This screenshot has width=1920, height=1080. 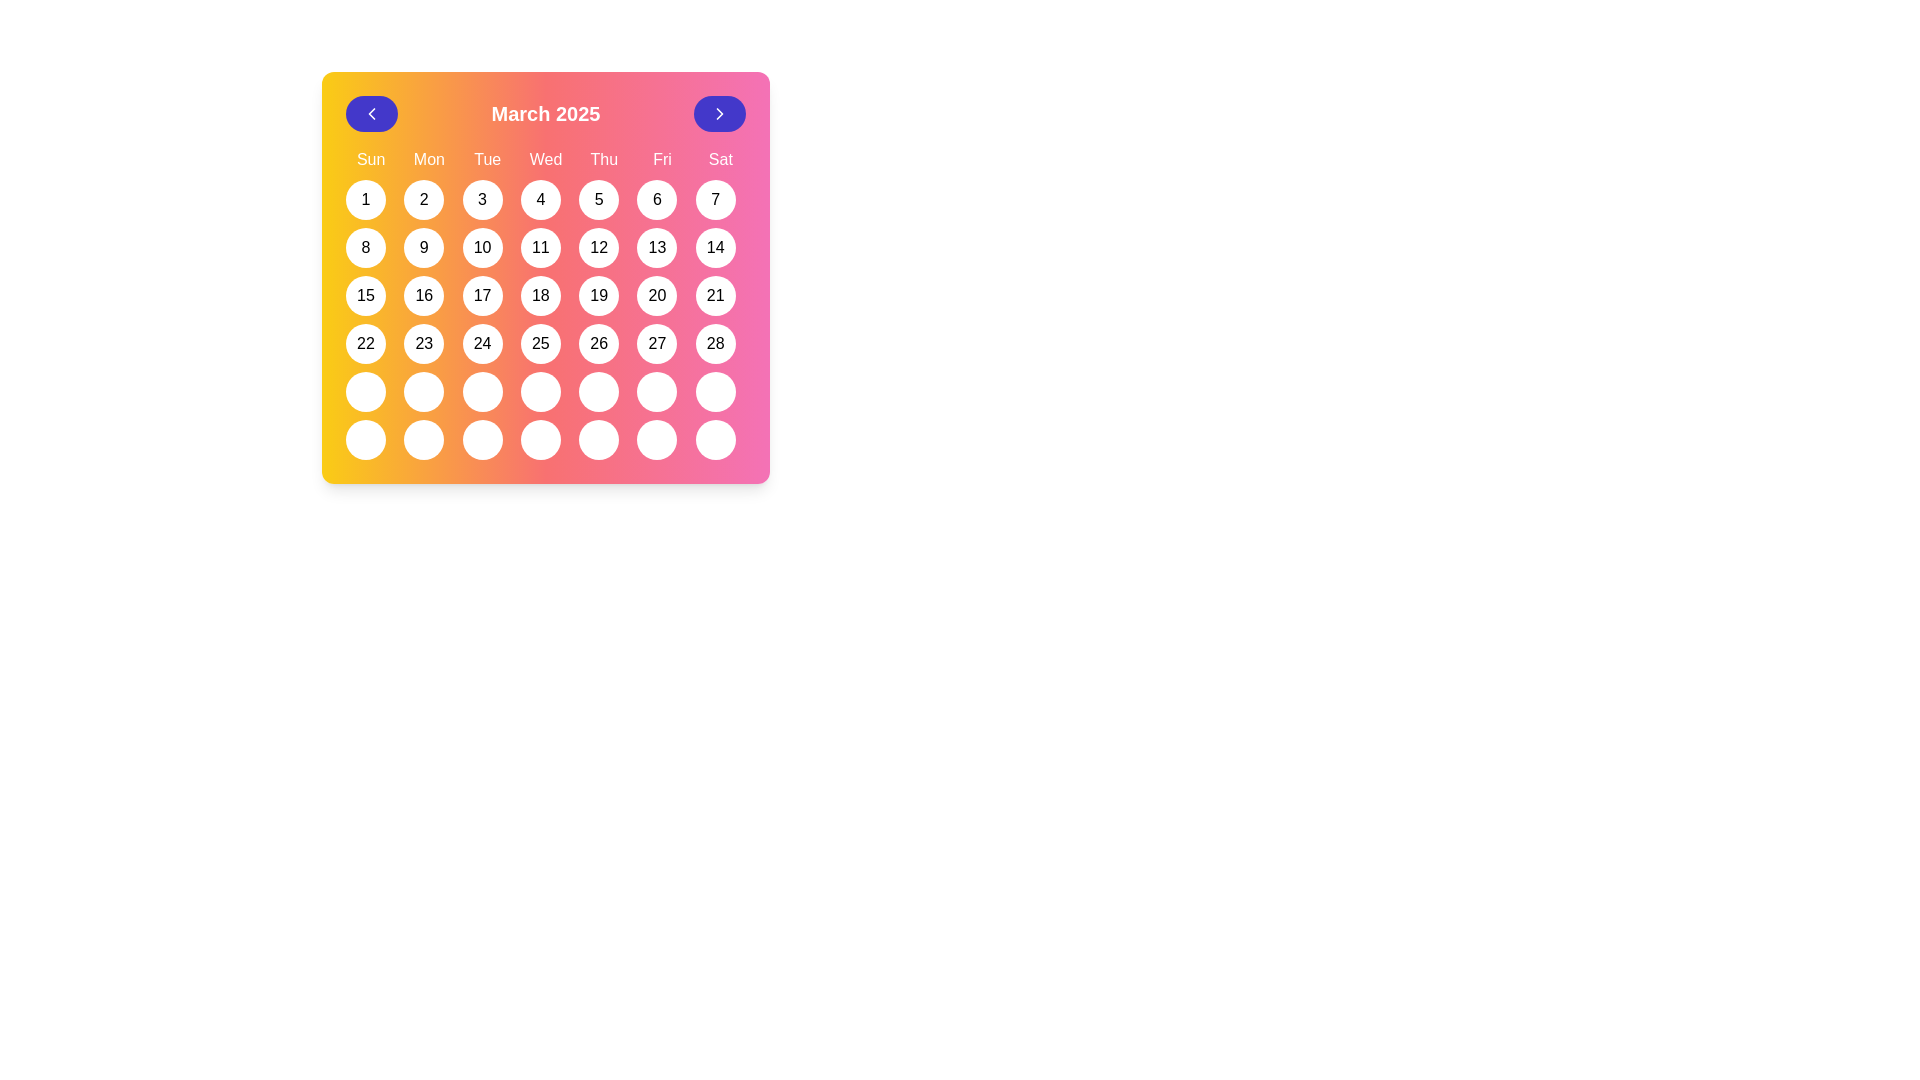 I want to click on the navigation arrow icon in the top-right section of the user interface, so click(x=720, y=114).